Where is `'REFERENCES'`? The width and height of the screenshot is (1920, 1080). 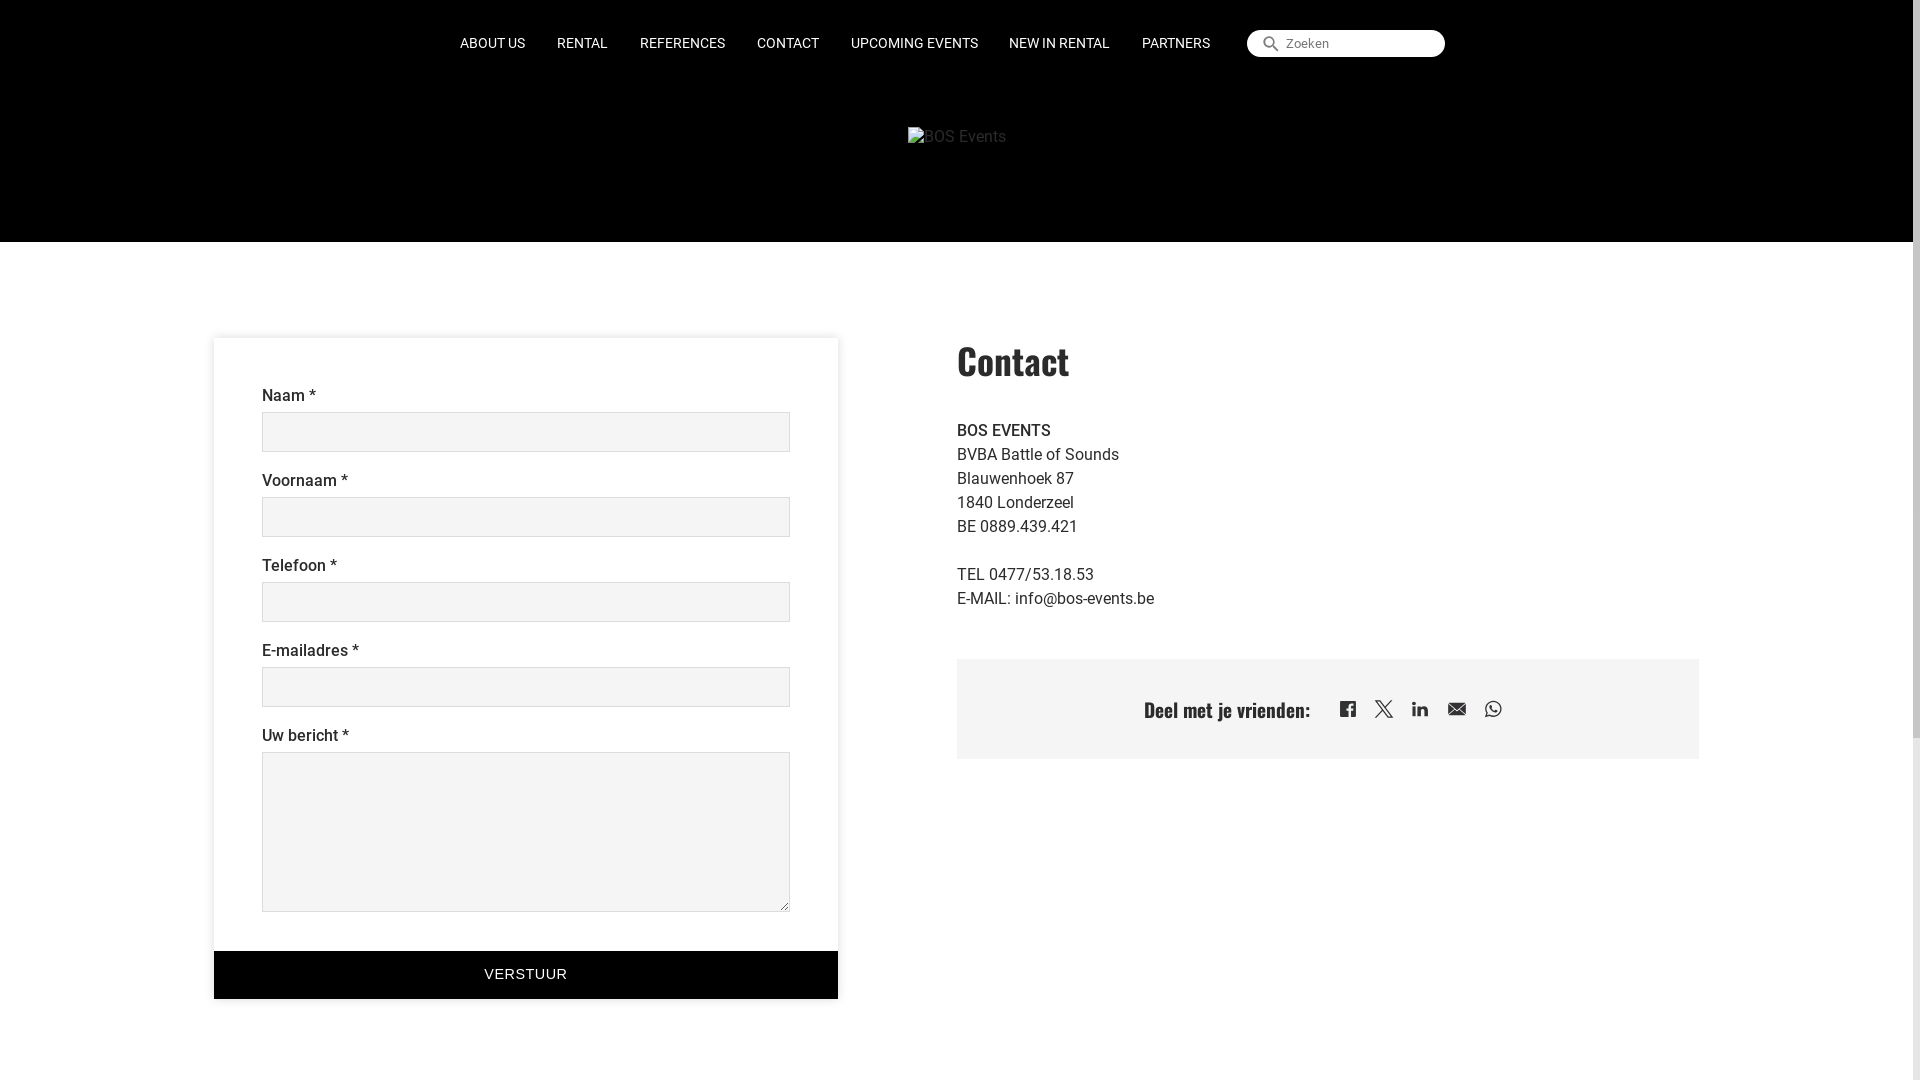
'REFERENCES' is located at coordinates (682, 43).